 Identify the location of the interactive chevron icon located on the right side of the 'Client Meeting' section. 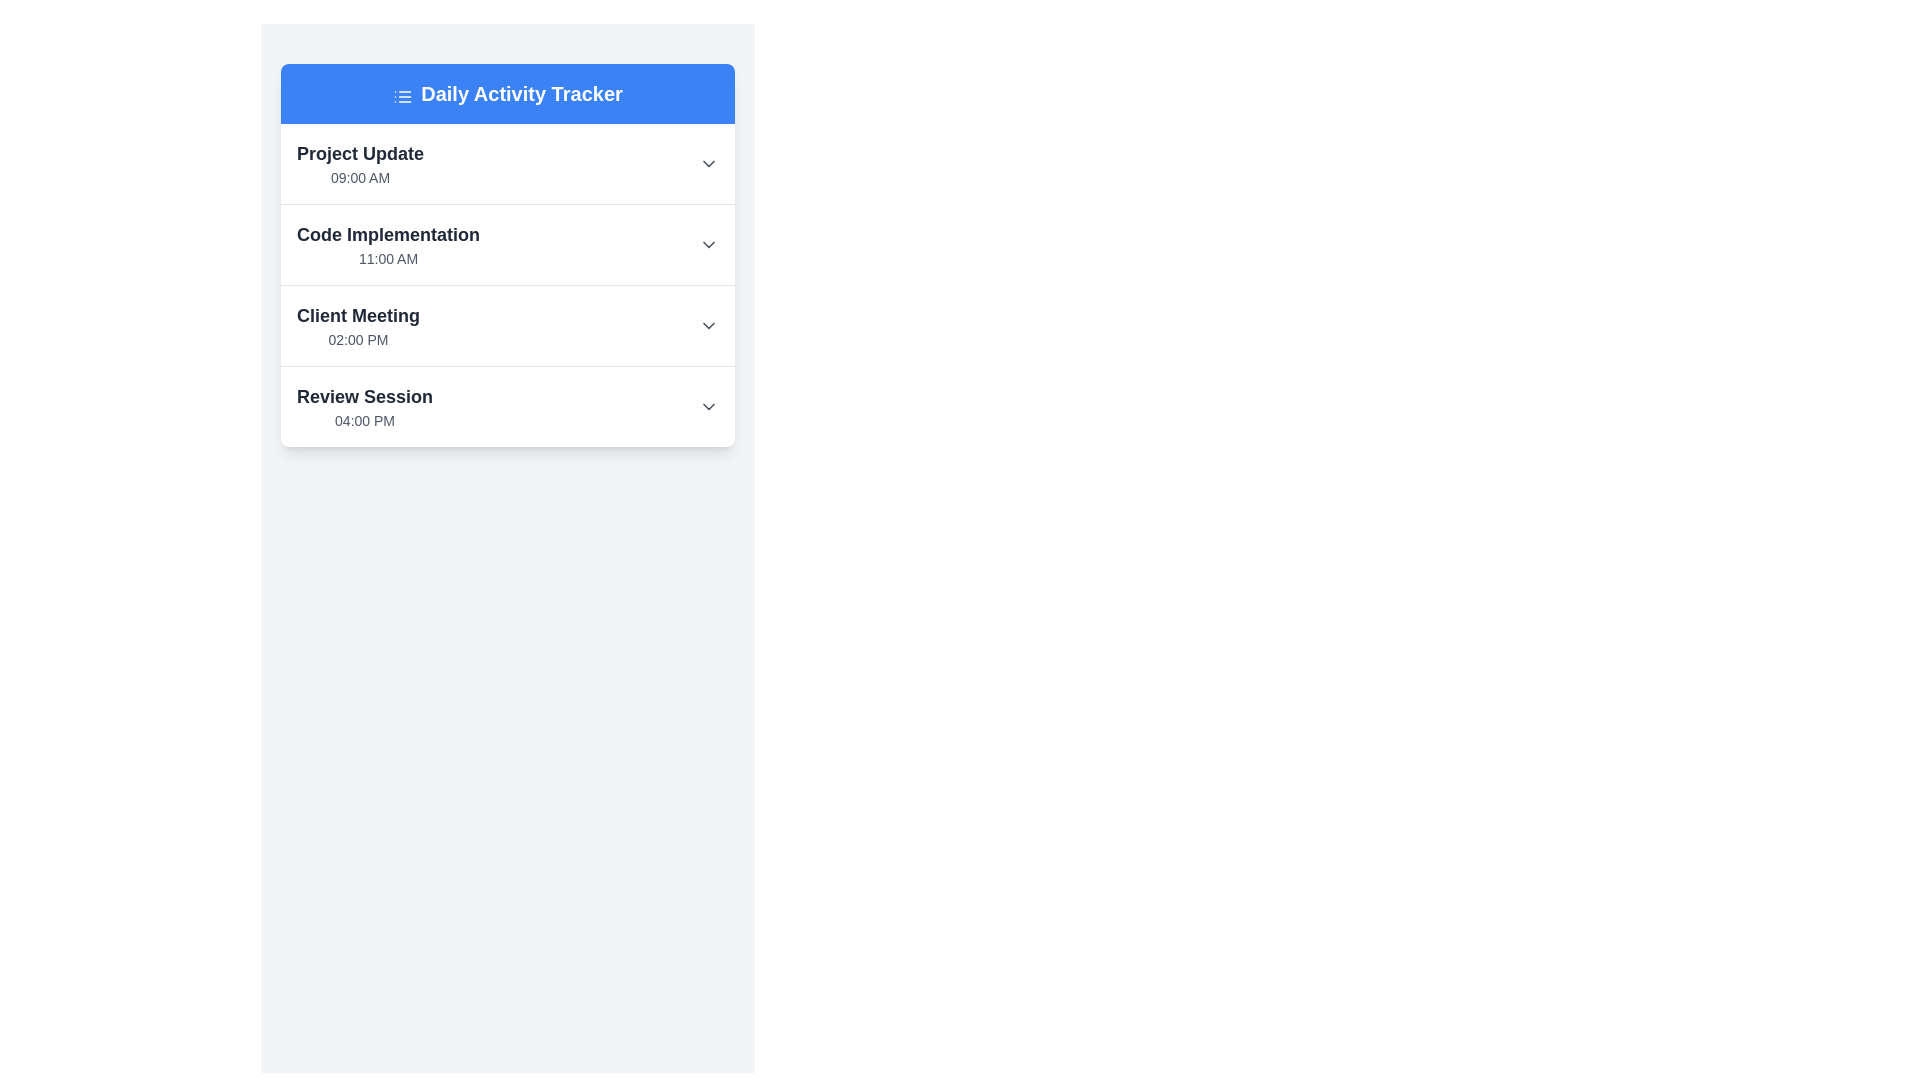
(709, 325).